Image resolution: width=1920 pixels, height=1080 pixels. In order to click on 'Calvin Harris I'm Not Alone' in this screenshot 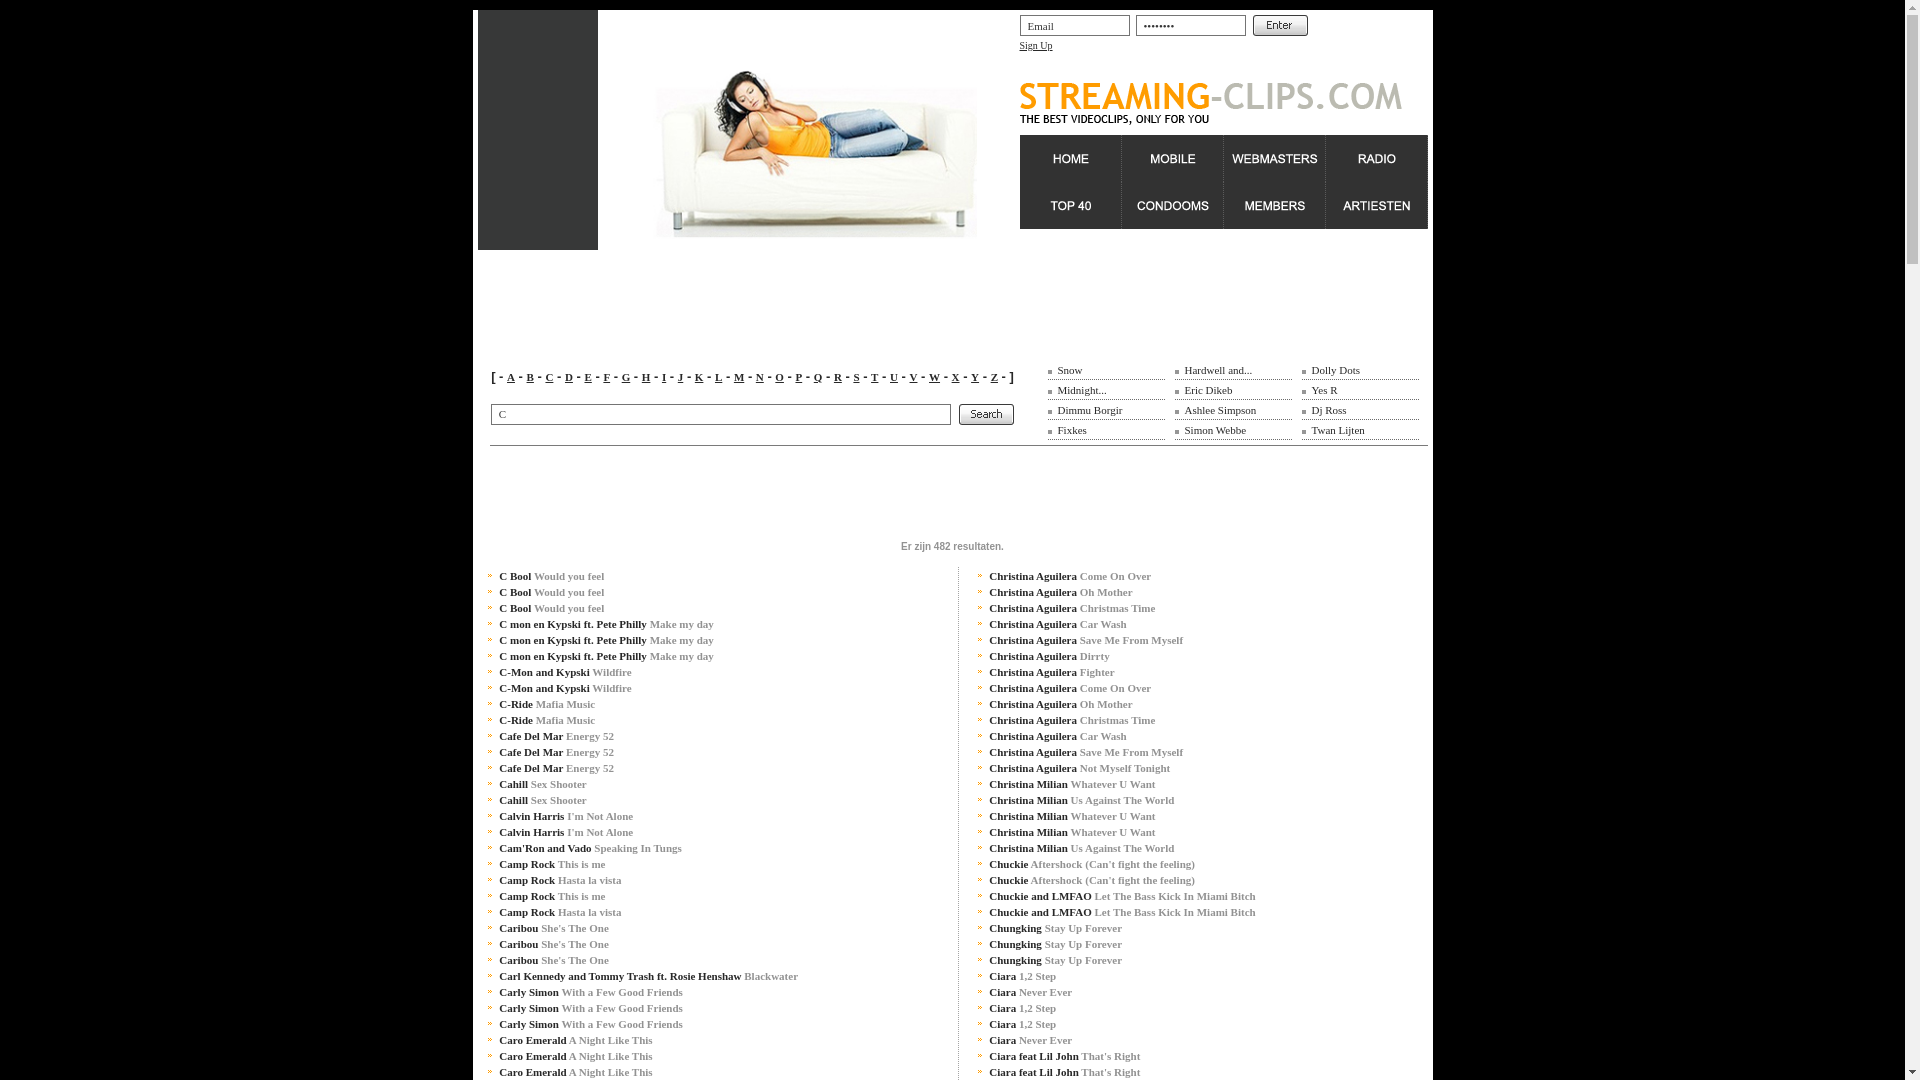, I will do `click(565, 816)`.